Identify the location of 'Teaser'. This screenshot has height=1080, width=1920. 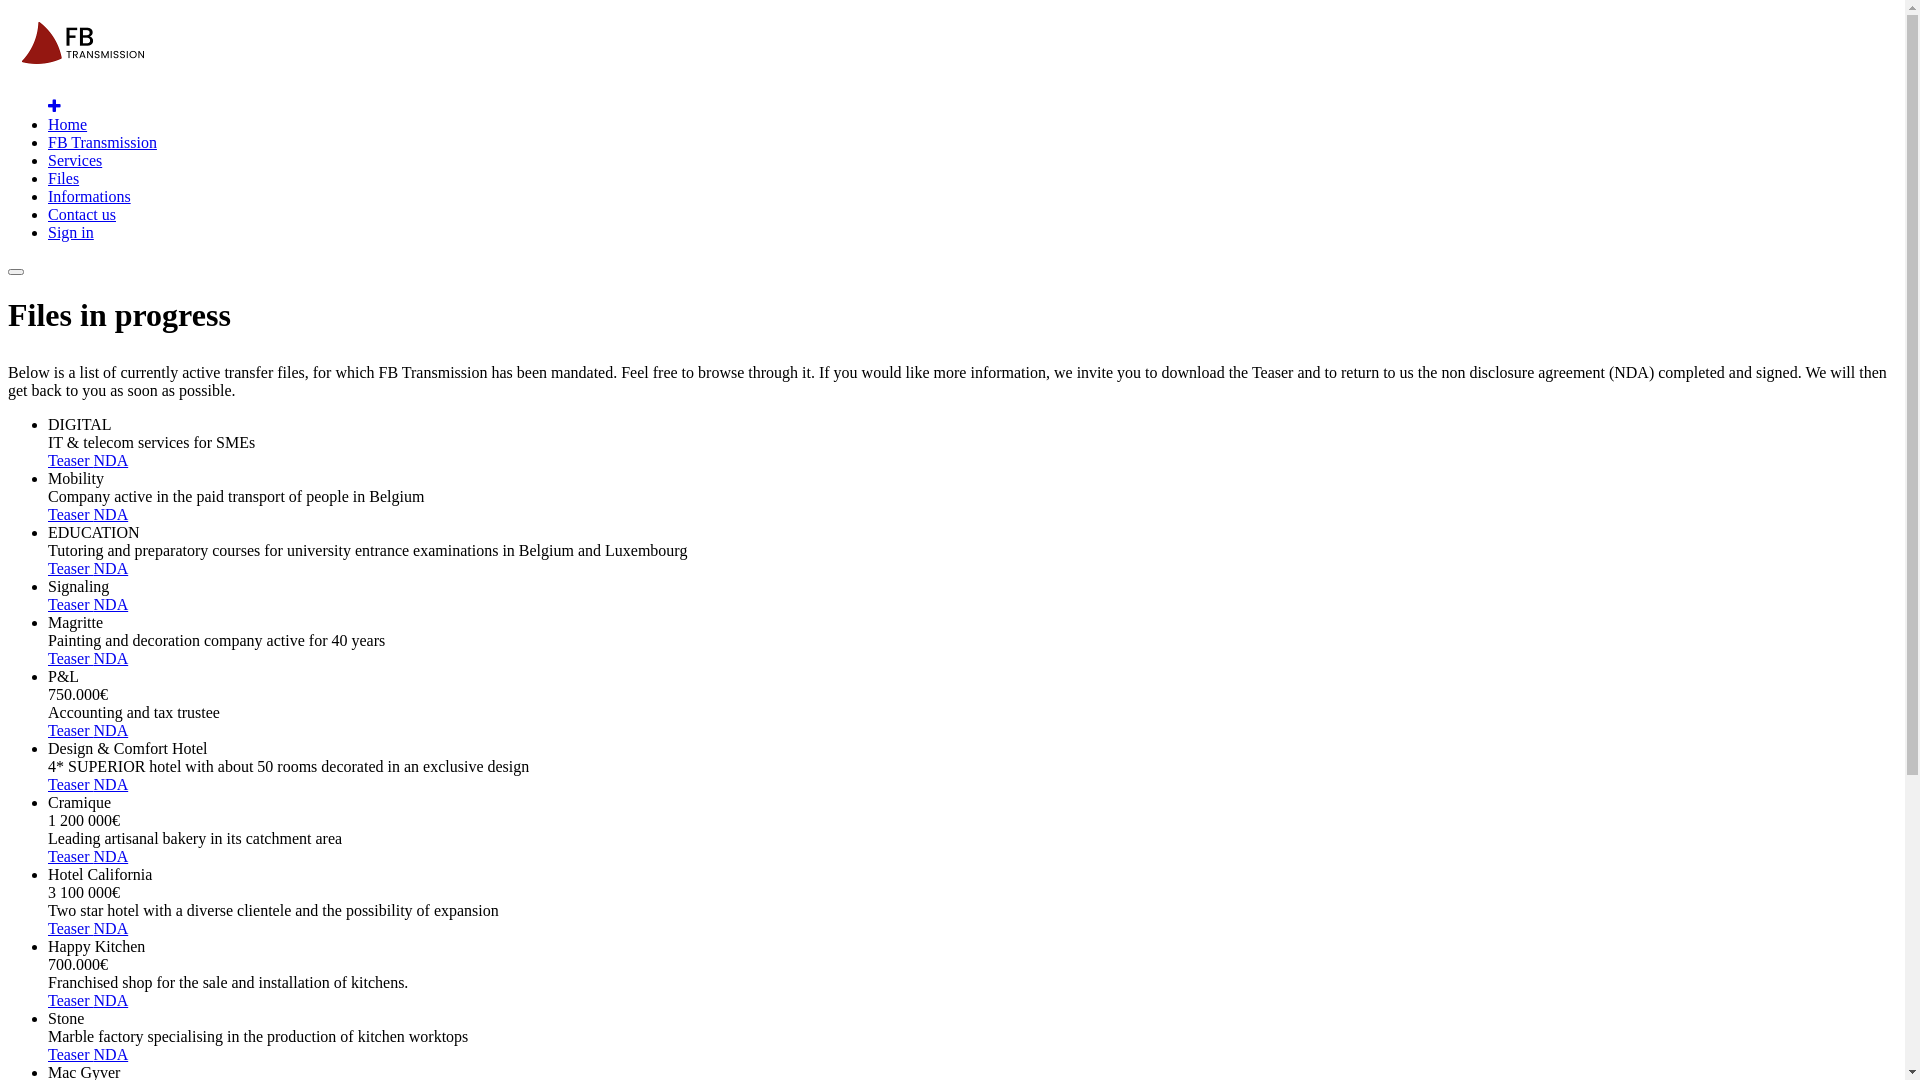
(48, 783).